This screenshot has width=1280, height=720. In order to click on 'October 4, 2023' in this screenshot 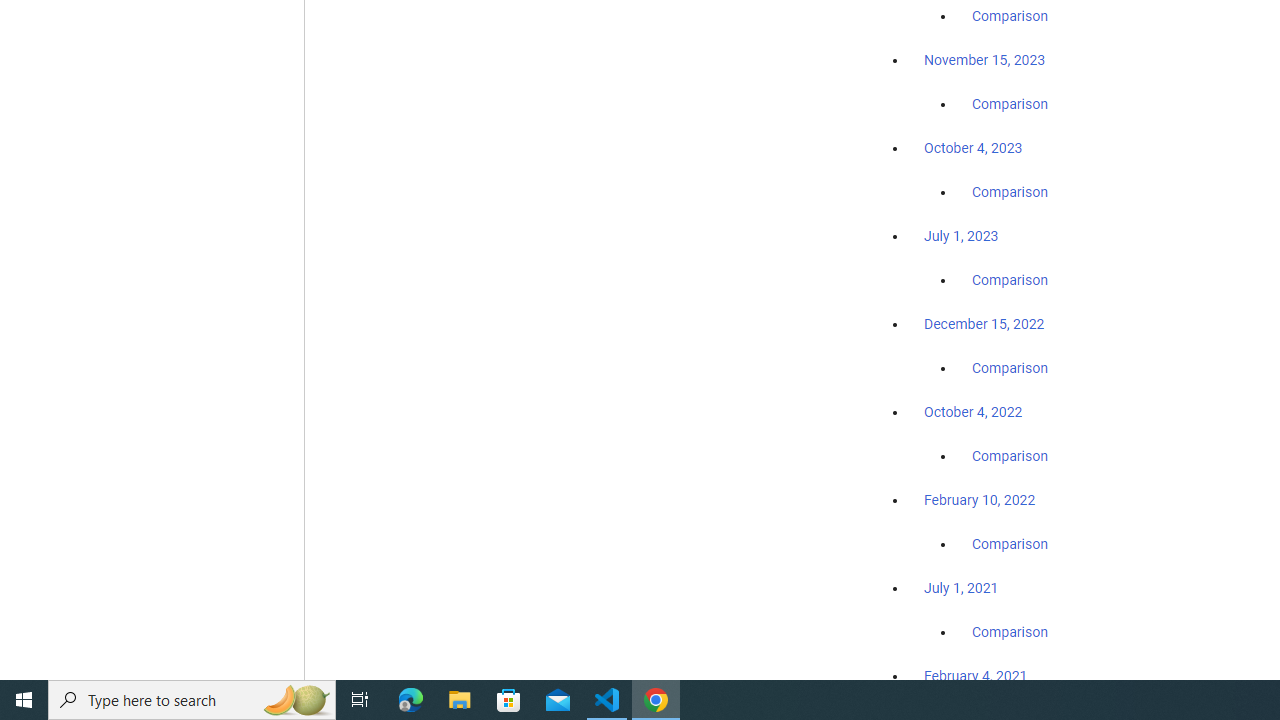, I will do `click(973, 147)`.